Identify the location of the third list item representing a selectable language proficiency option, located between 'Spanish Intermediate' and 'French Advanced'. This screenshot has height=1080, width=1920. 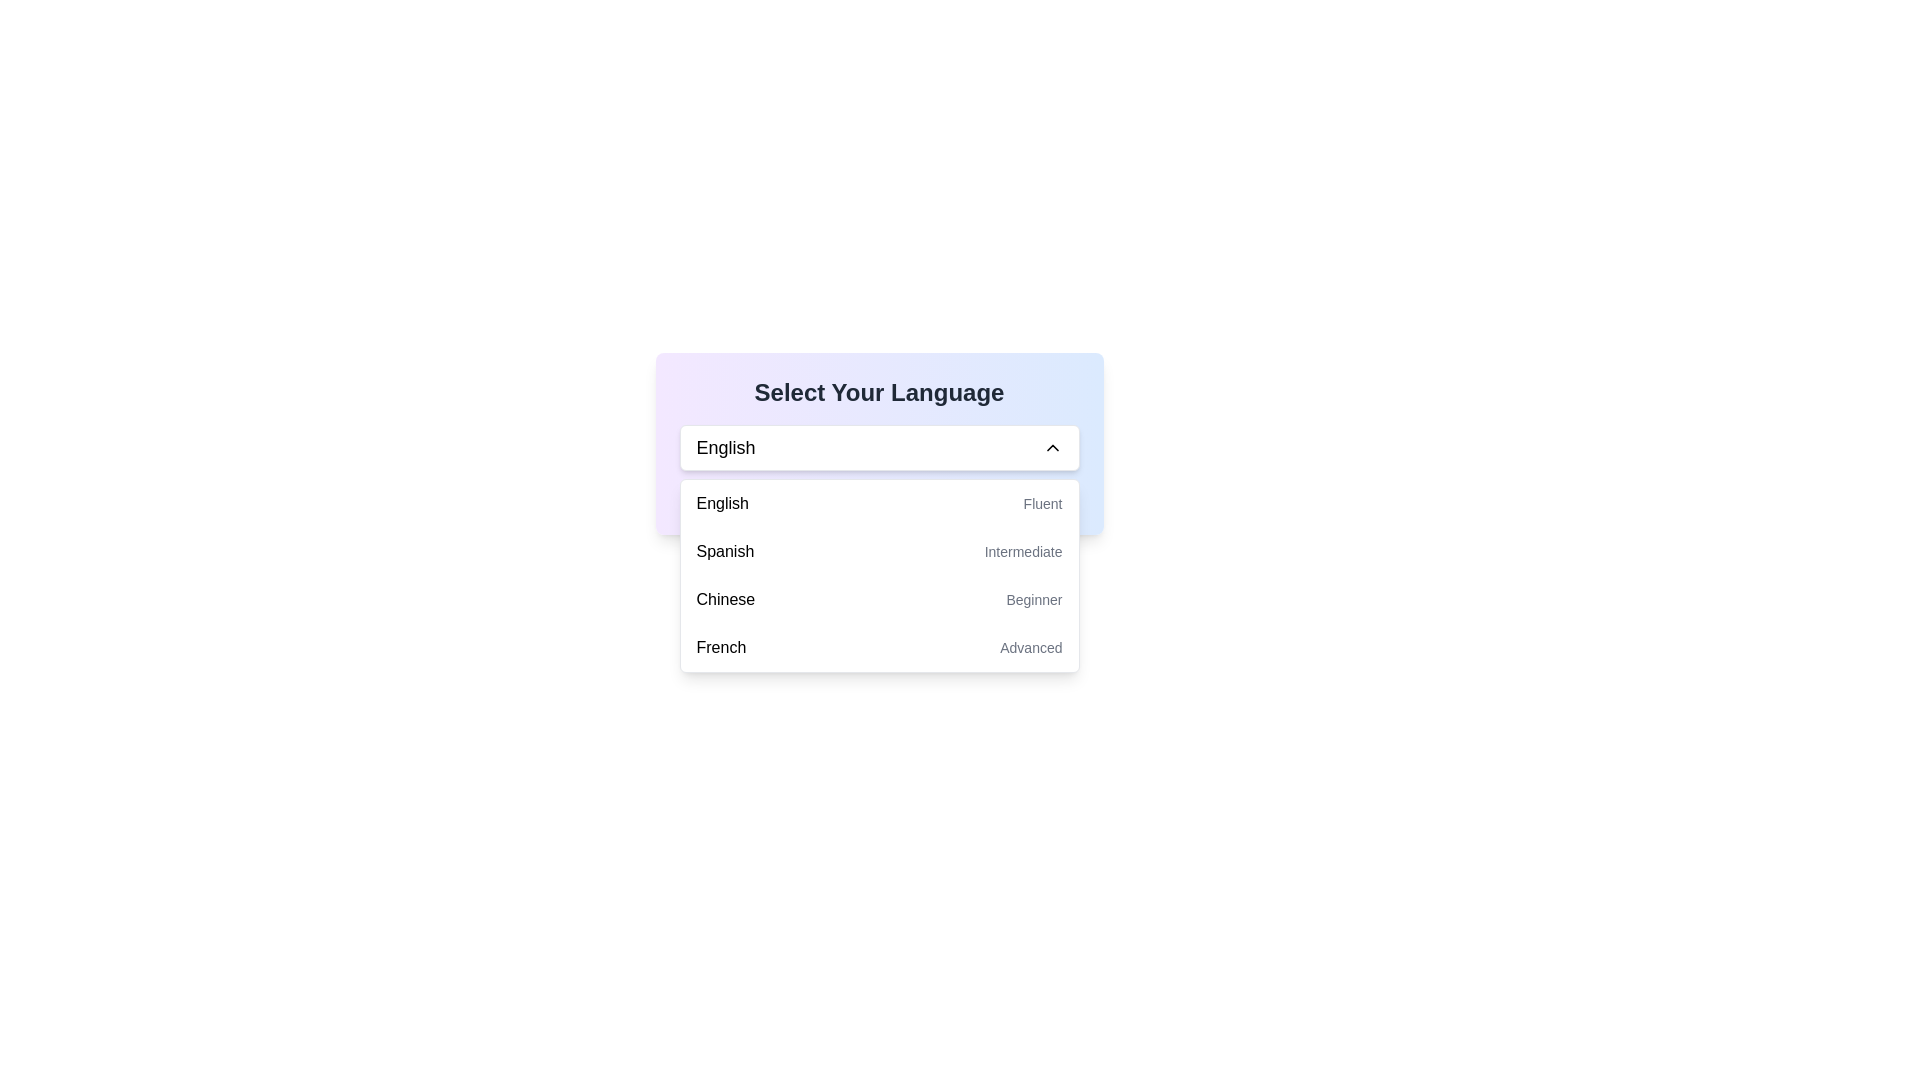
(879, 599).